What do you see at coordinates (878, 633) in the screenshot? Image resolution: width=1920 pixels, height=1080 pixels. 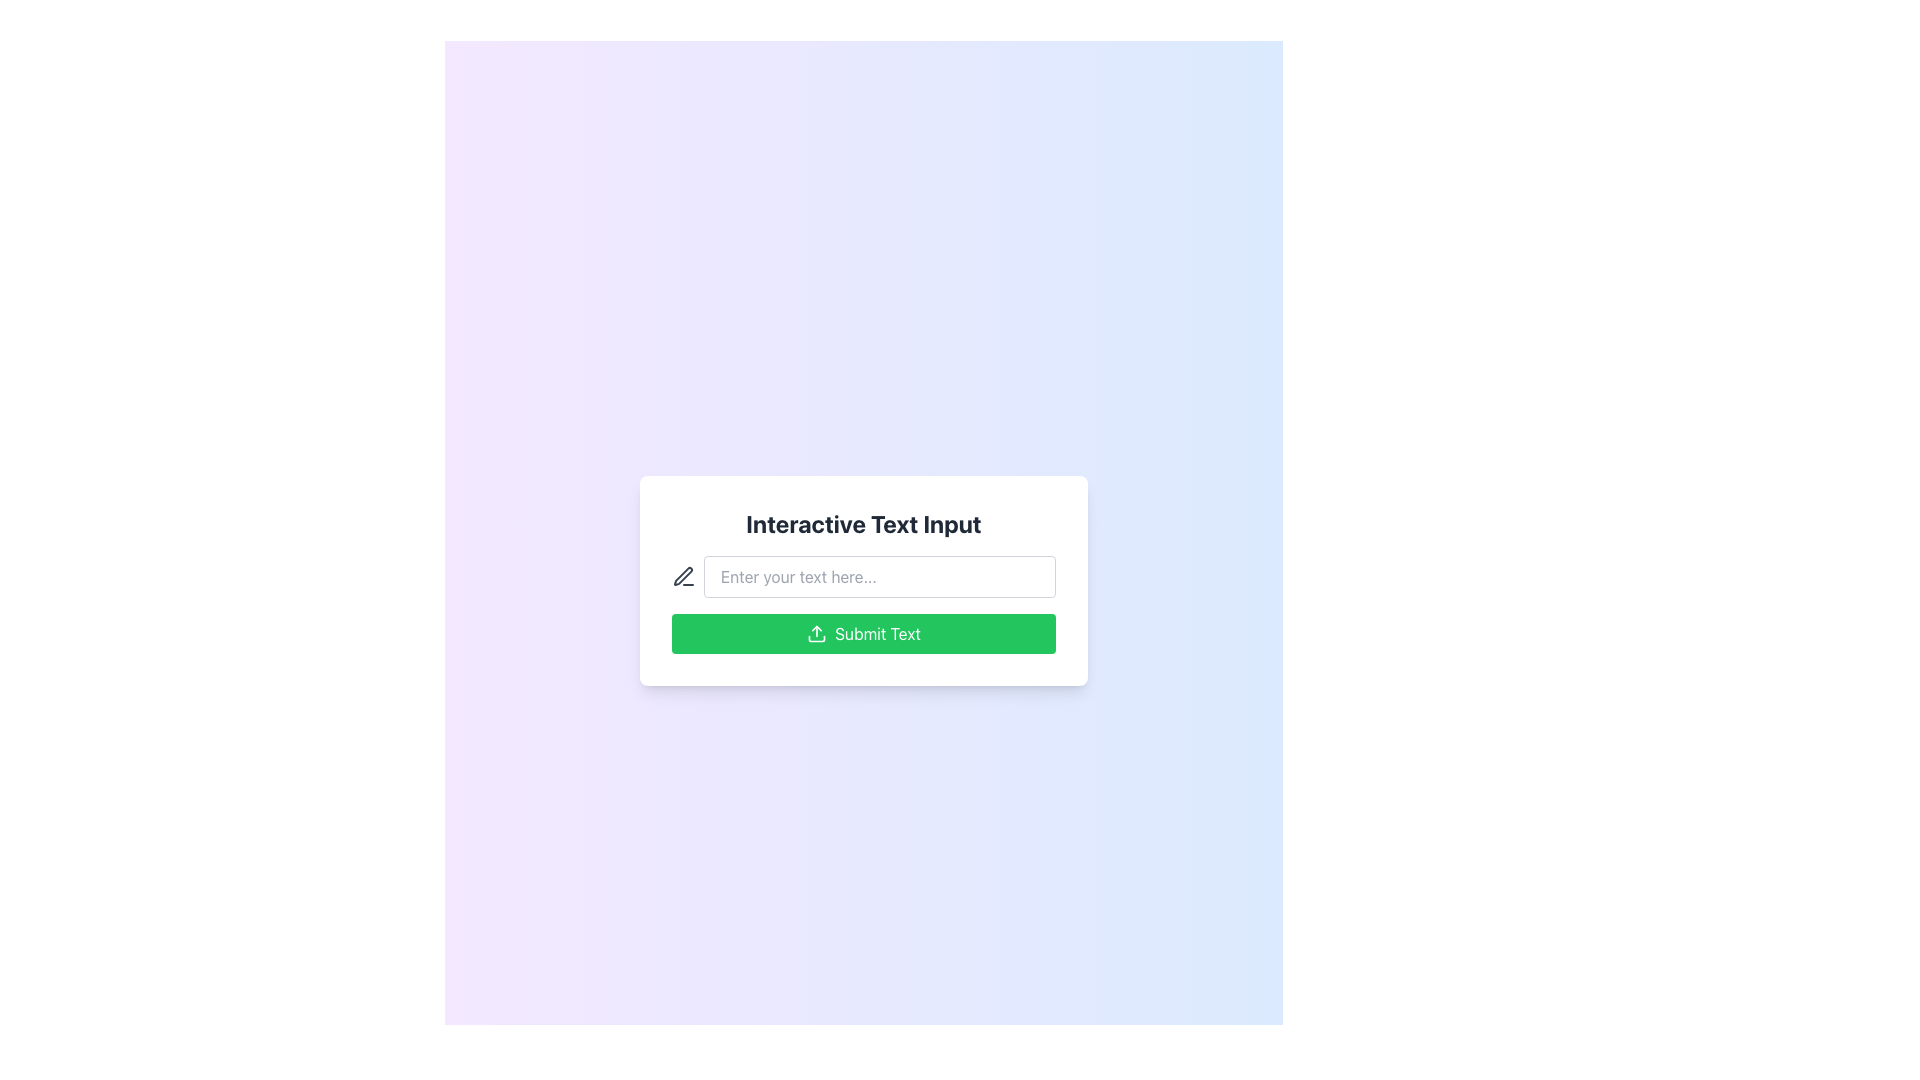 I see `the 'Submit Text' button, which is a green button with rounded corners containing the text styled in white sans-serif font` at bounding box center [878, 633].